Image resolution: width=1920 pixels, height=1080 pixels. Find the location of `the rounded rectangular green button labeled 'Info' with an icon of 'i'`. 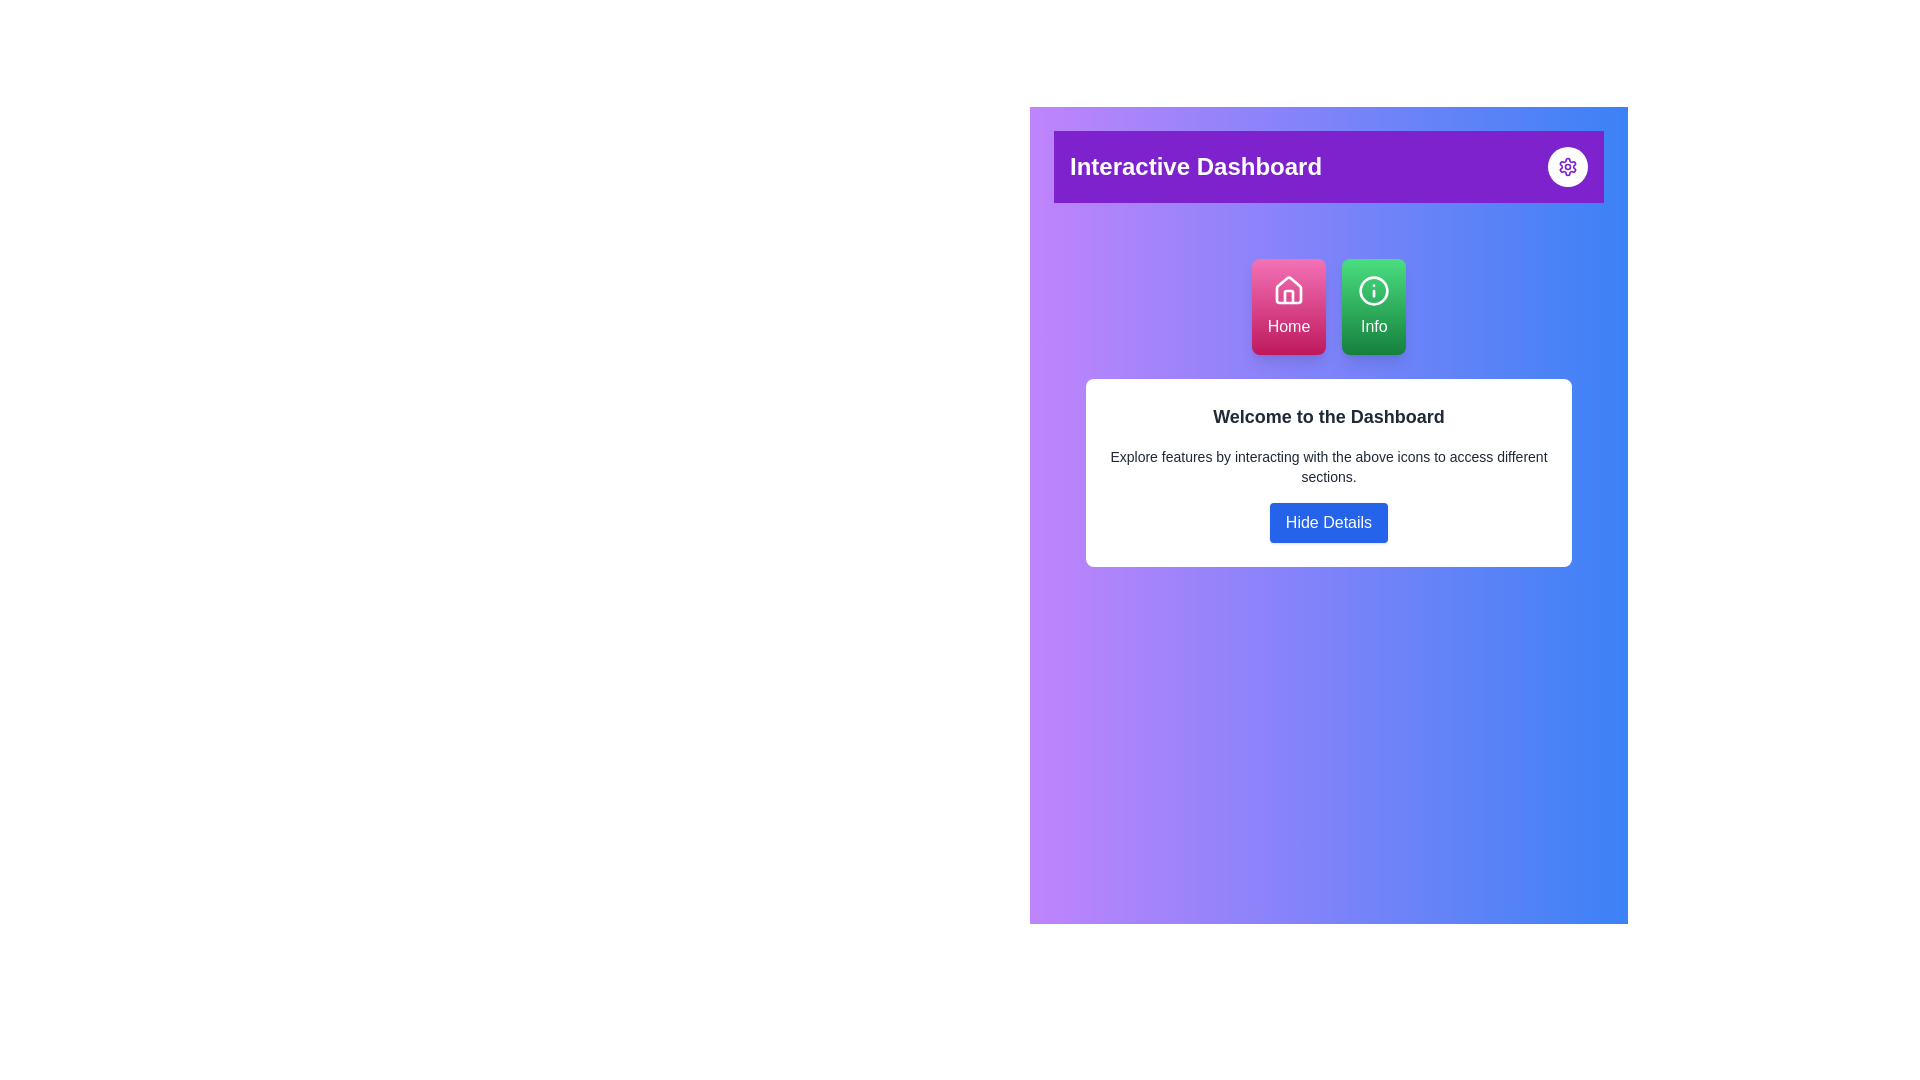

the rounded rectangular green button labeled 'Info' with an icon of 'i' is located at coordinates (1372, 307).